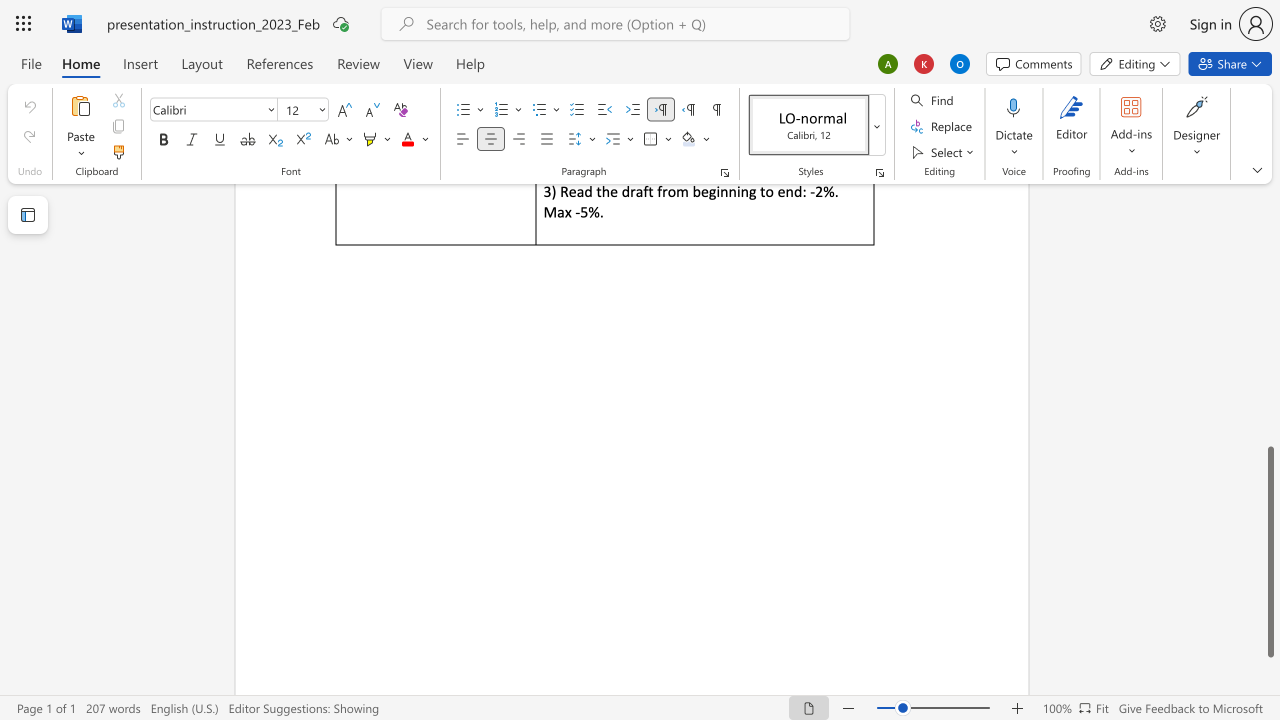 Image resolution: width=1280 pixels, height=720 pixels. I want to click on the scrollbar to move the page up, so click(1269, 270).